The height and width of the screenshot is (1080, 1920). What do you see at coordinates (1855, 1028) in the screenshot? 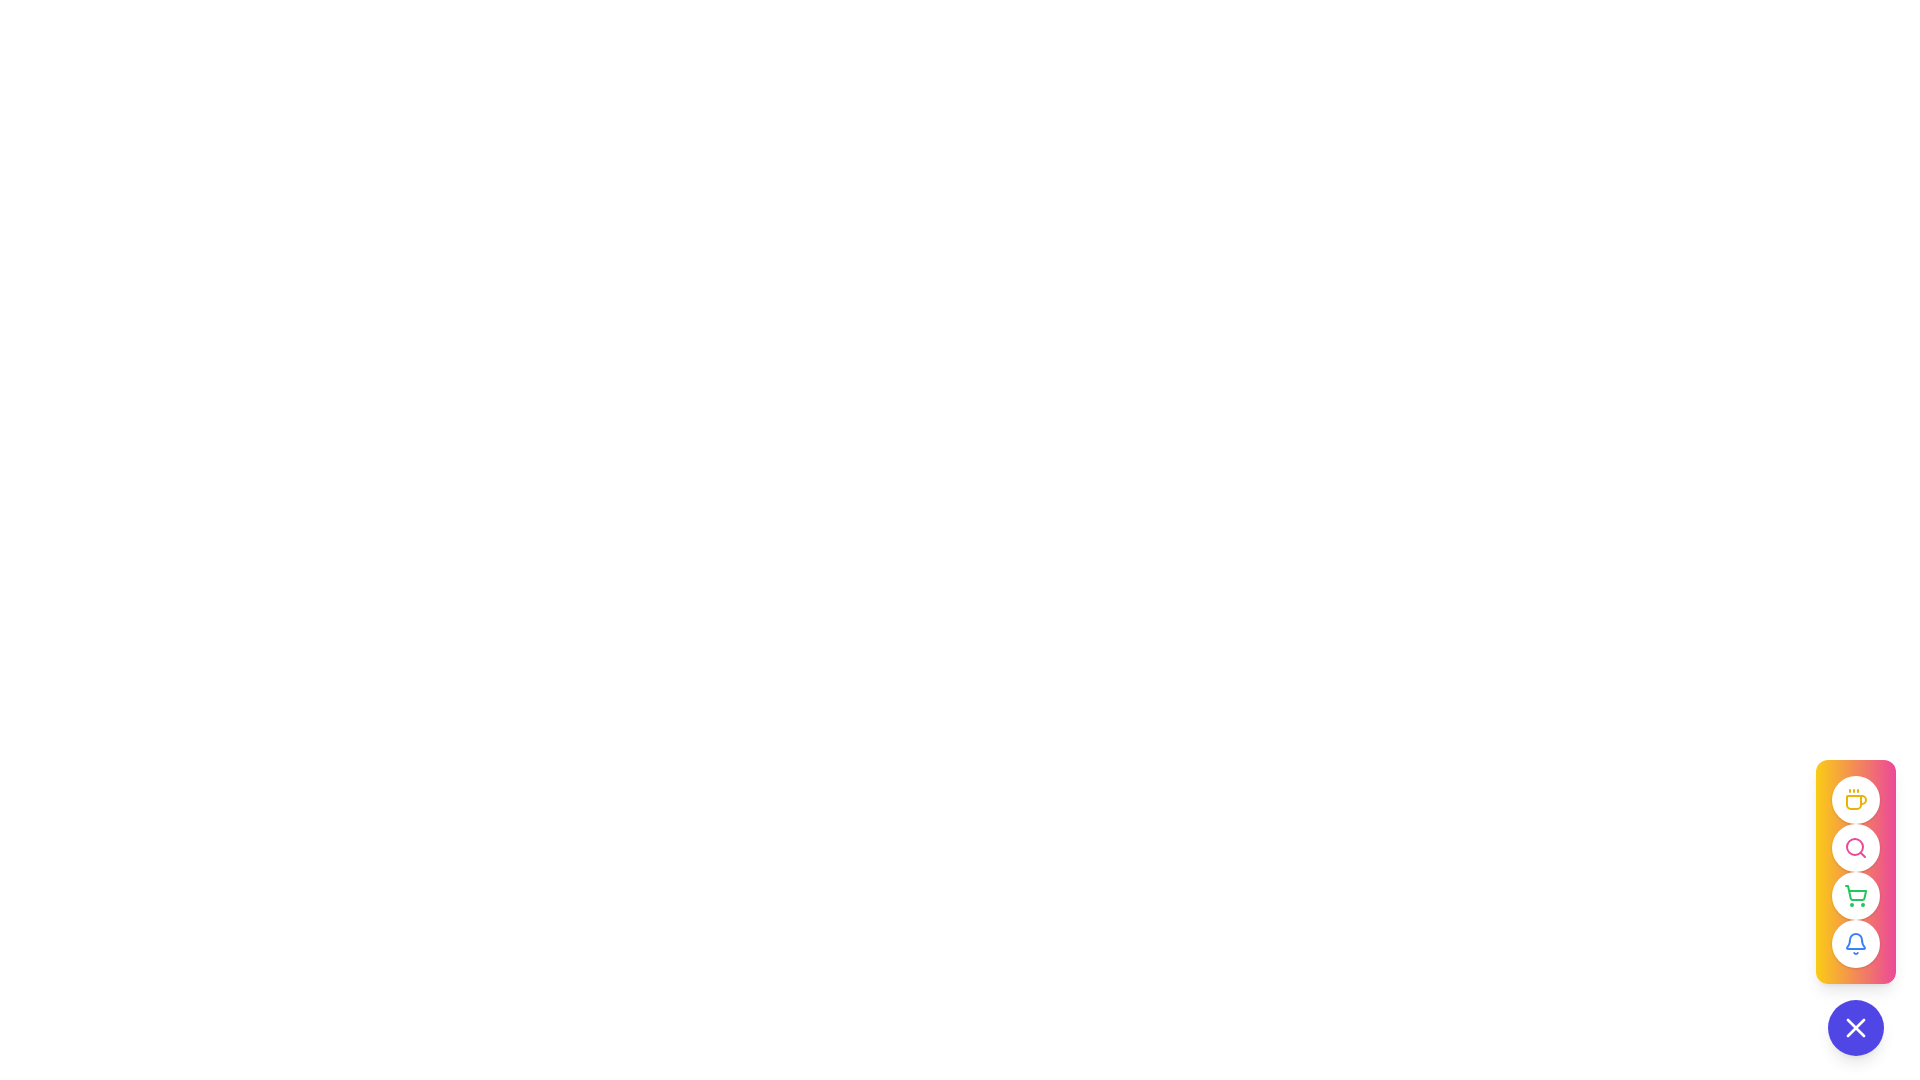
I see `the Close or cancel icon represented by an 'X' symbol in the SVG element` at bounding box center [1855, 1028].